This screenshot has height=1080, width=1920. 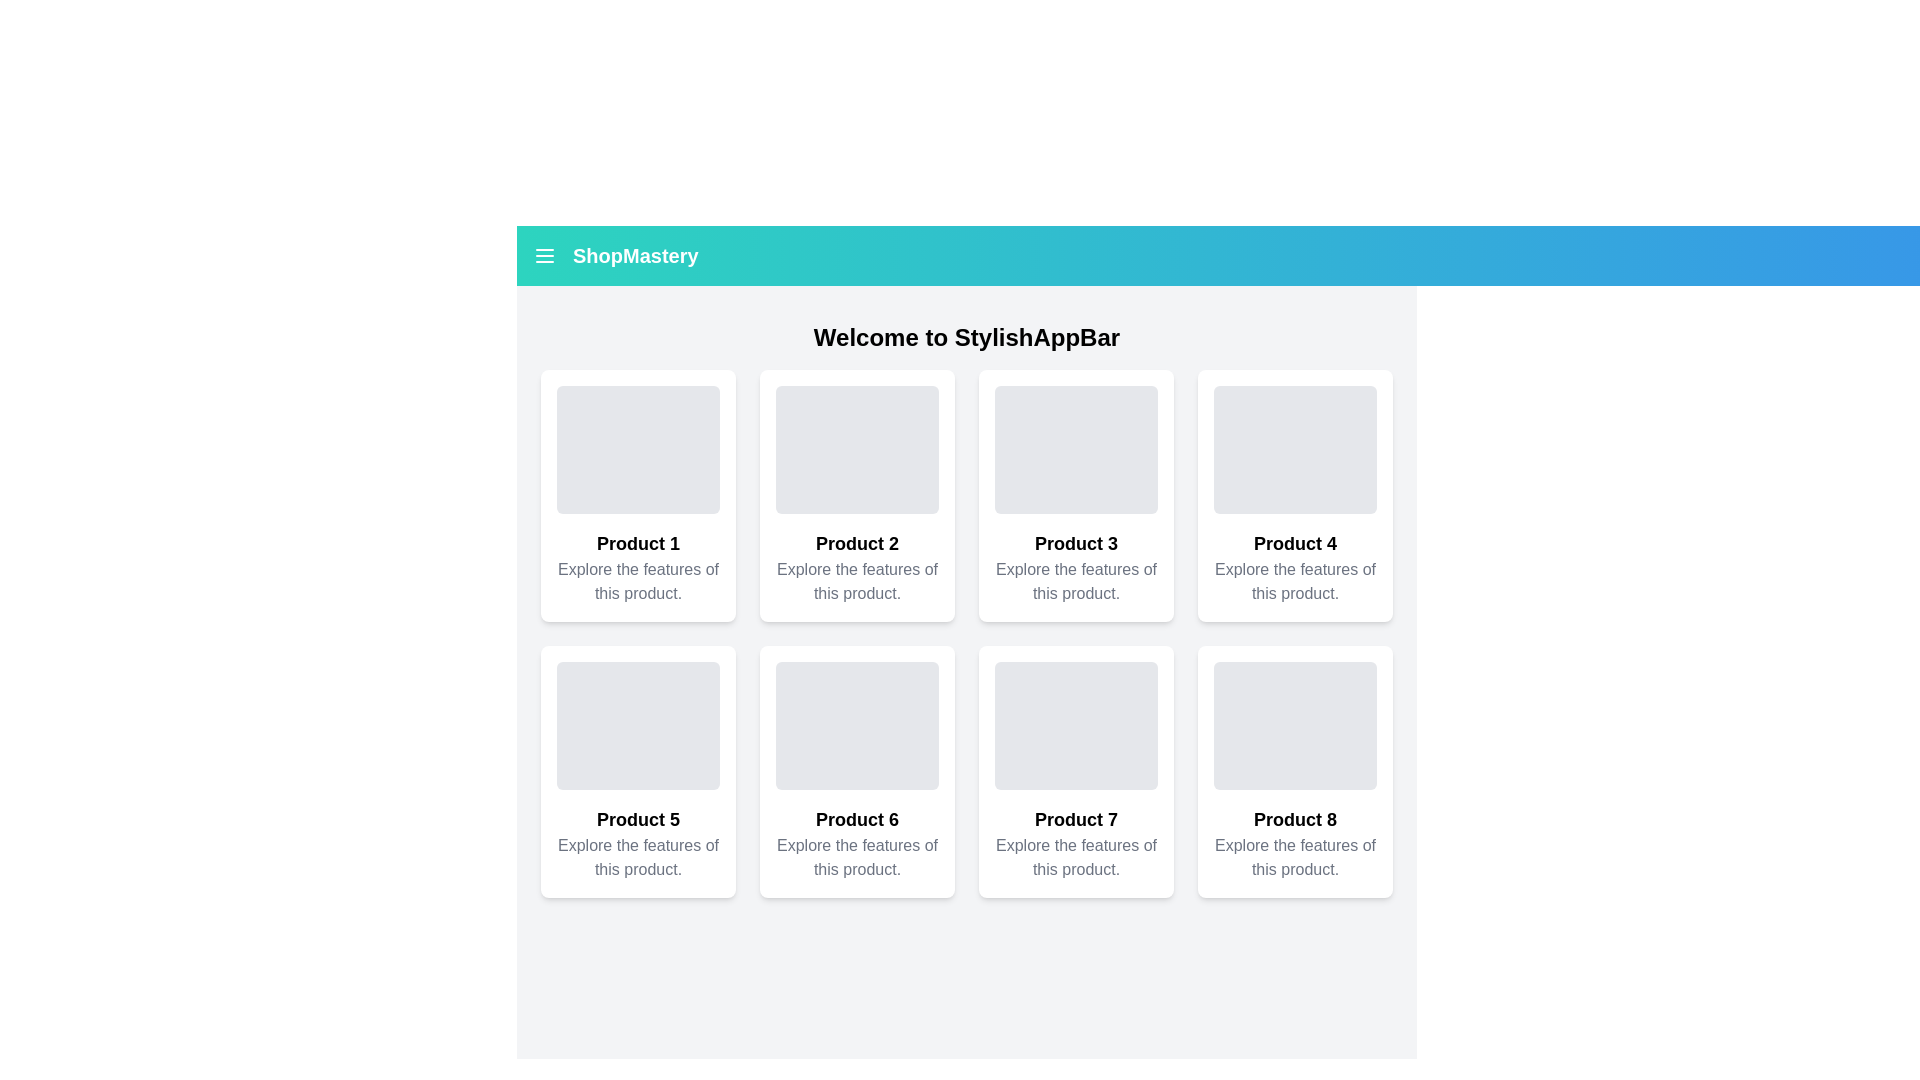 What do you see at coordinates (1075, 725) in the screenshot?
I see `the image placeholder for 'Product 7' located at the top of its card in the eCommerce application interface` at bounding box center [1075, 725].